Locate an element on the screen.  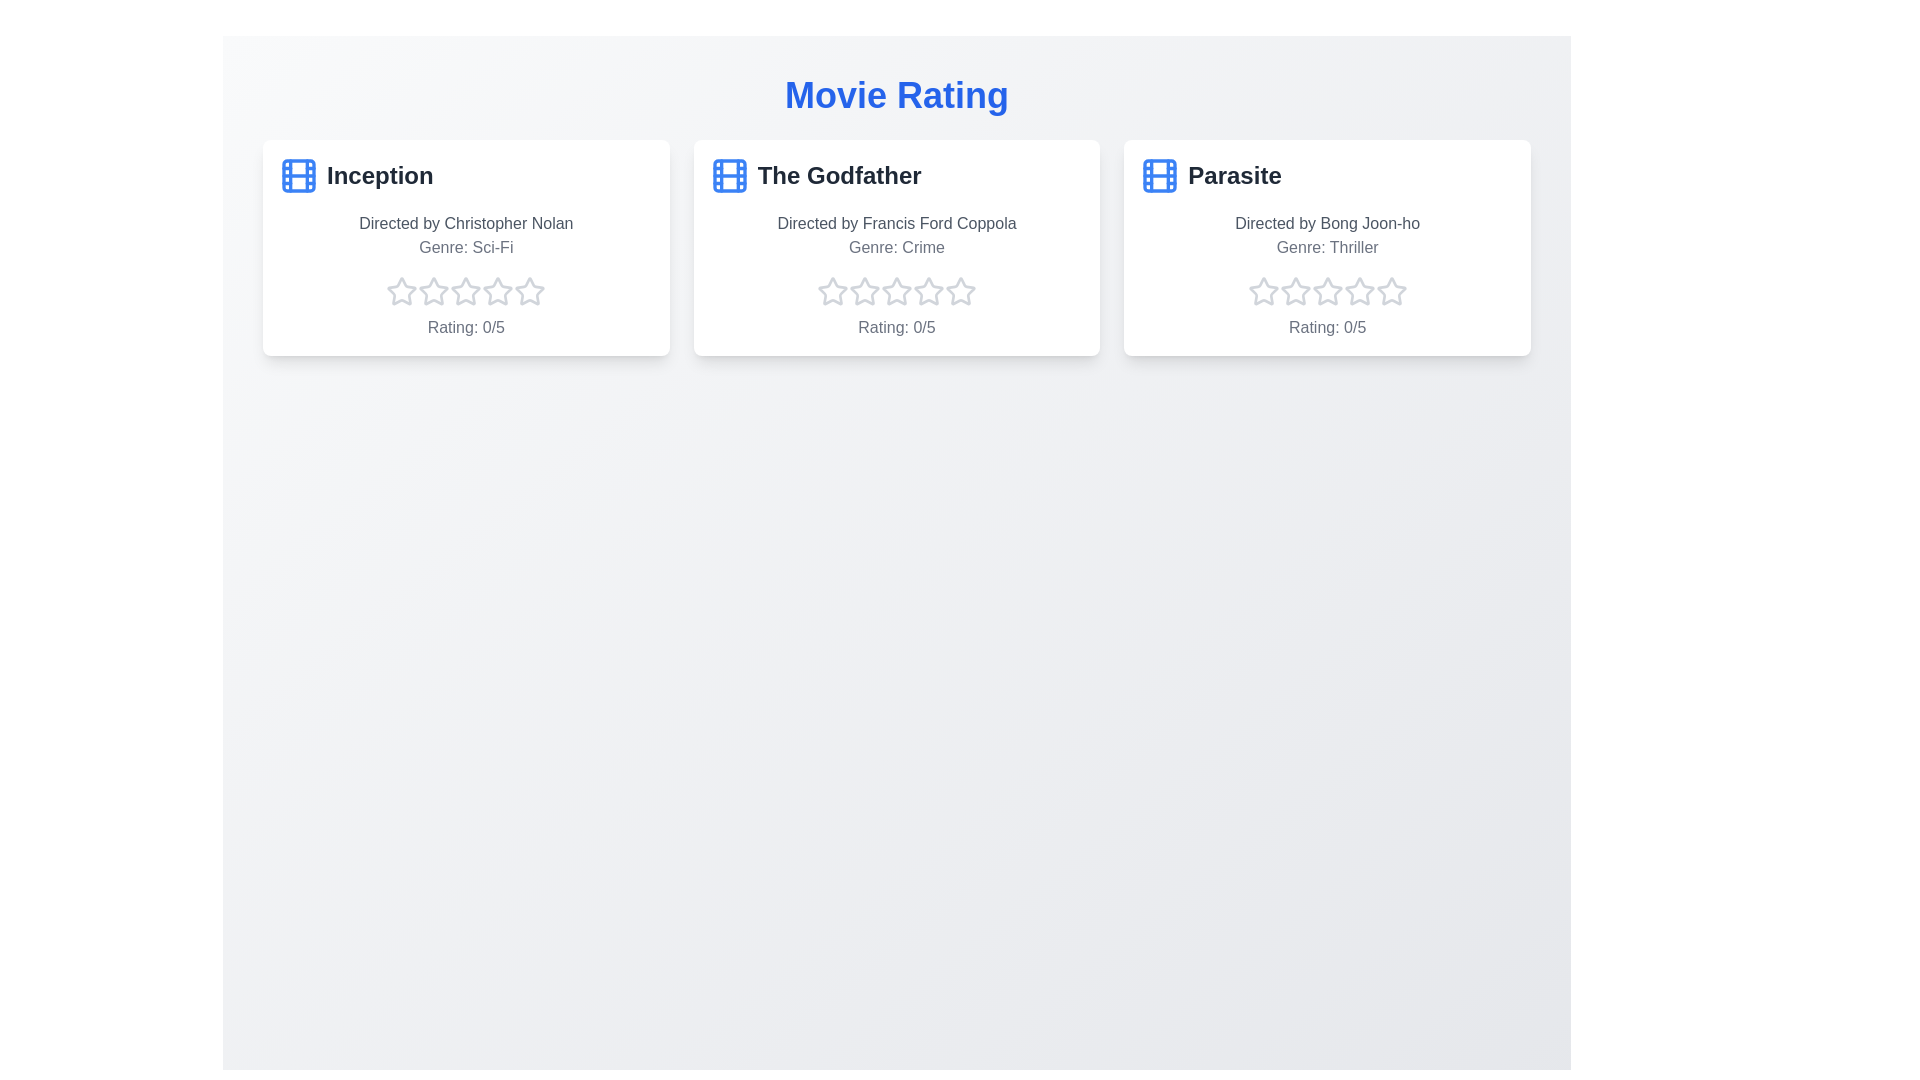
the movie card for 'Inception' to see its hover effect is located at coordinates (464, 246).